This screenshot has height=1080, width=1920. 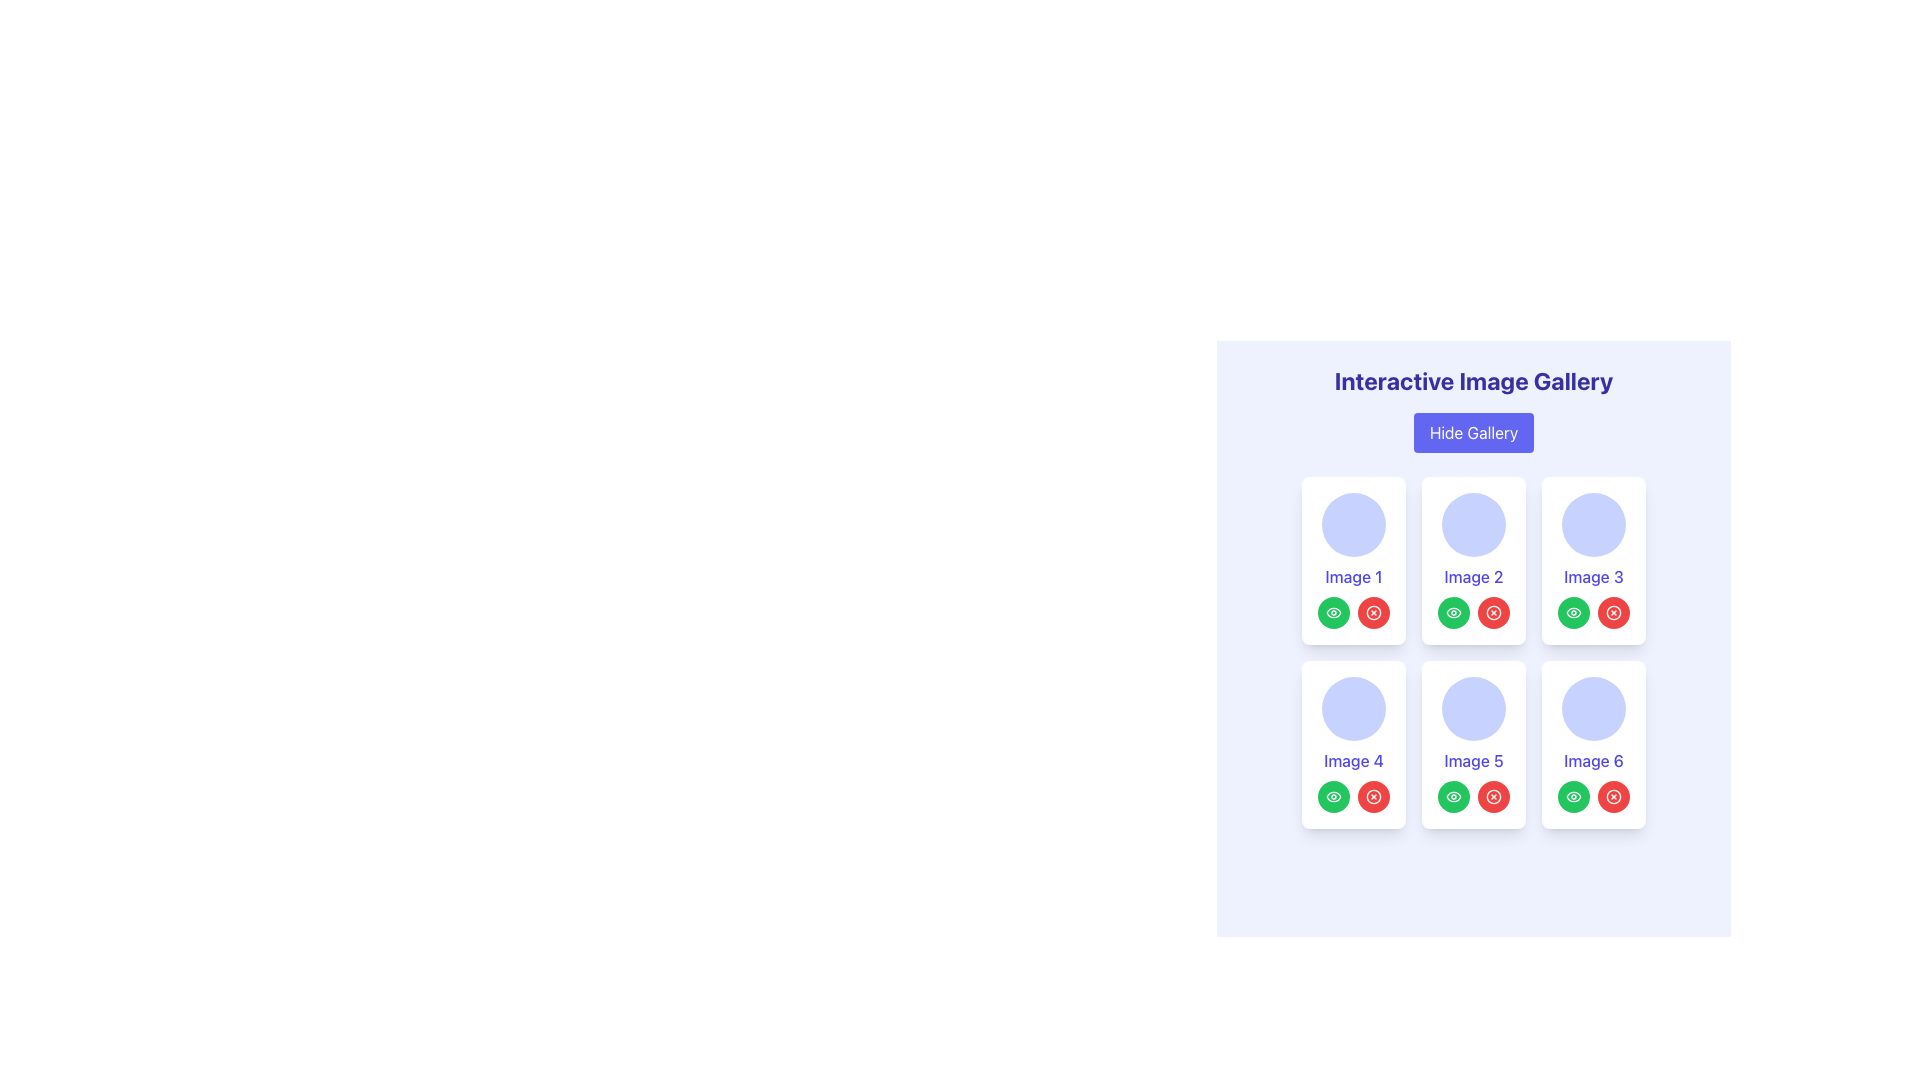 What do you see at coordinates (1473, 431) in the screenshot?
I see `the button located directly below the title 'Interactive Image Gallery'` at bounding box center [1473, 431].